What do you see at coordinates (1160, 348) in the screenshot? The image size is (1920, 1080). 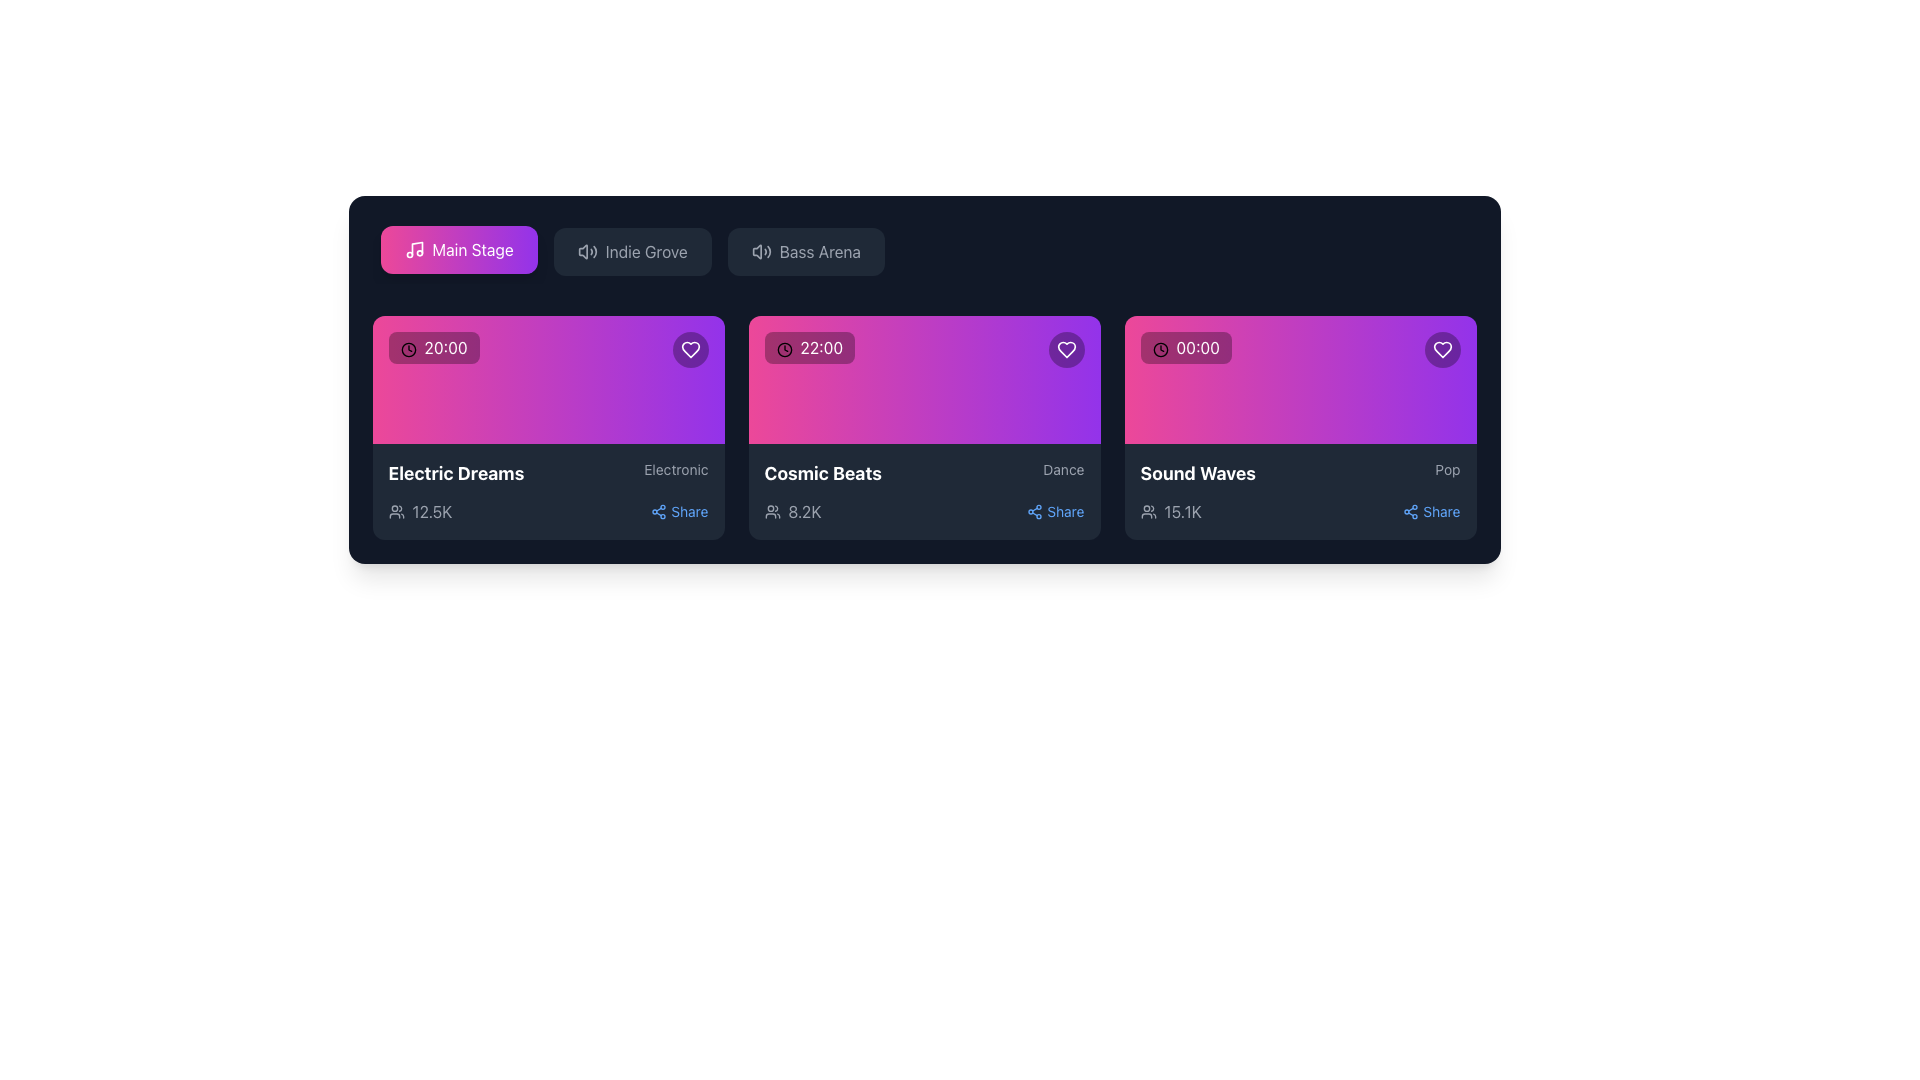 I see `the SVG Circle element that forms part of the clock icon inside the 'Sound Waves' event card, located at the center of the clock icon` at bounding box center [1160, 348].